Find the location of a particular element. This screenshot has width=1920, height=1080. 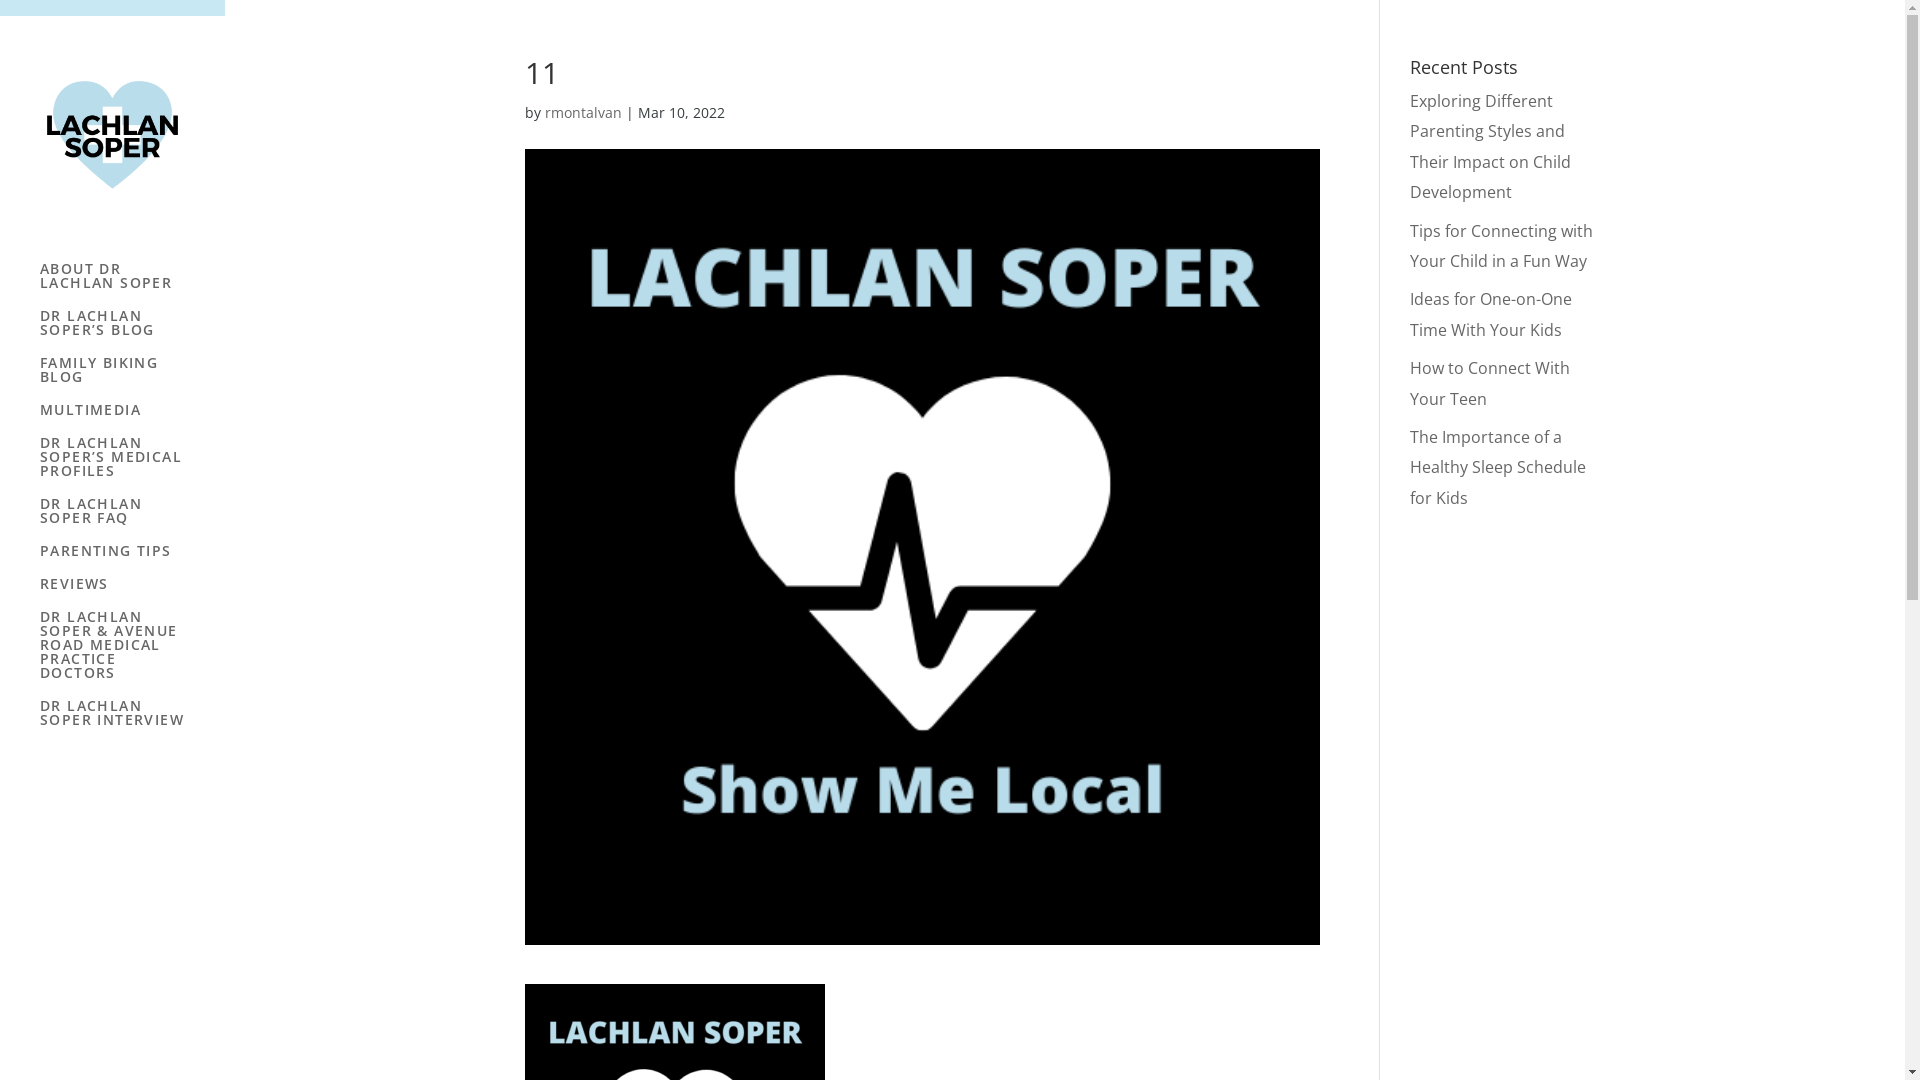

'MULTIMEDIA' is located at coordinates (39, 418).